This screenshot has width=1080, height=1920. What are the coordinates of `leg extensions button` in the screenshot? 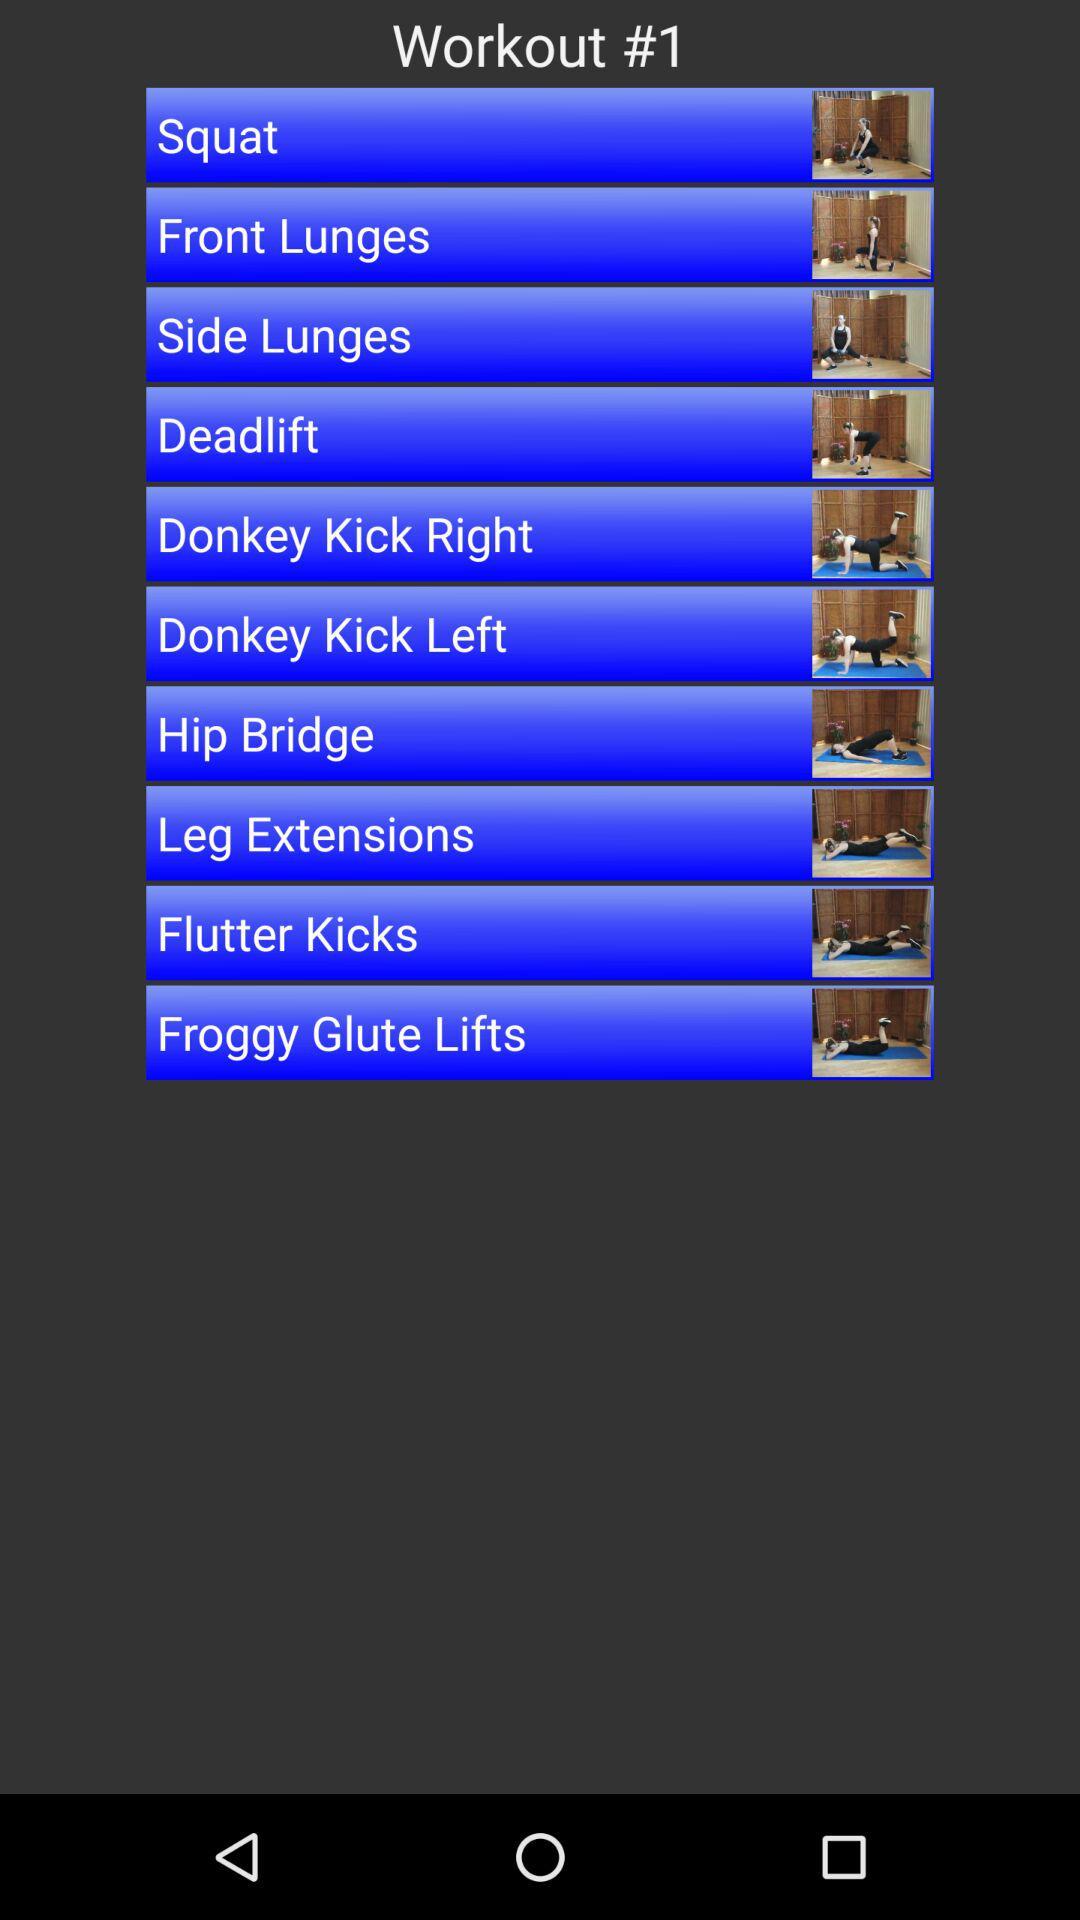 It's located at (540, 833).